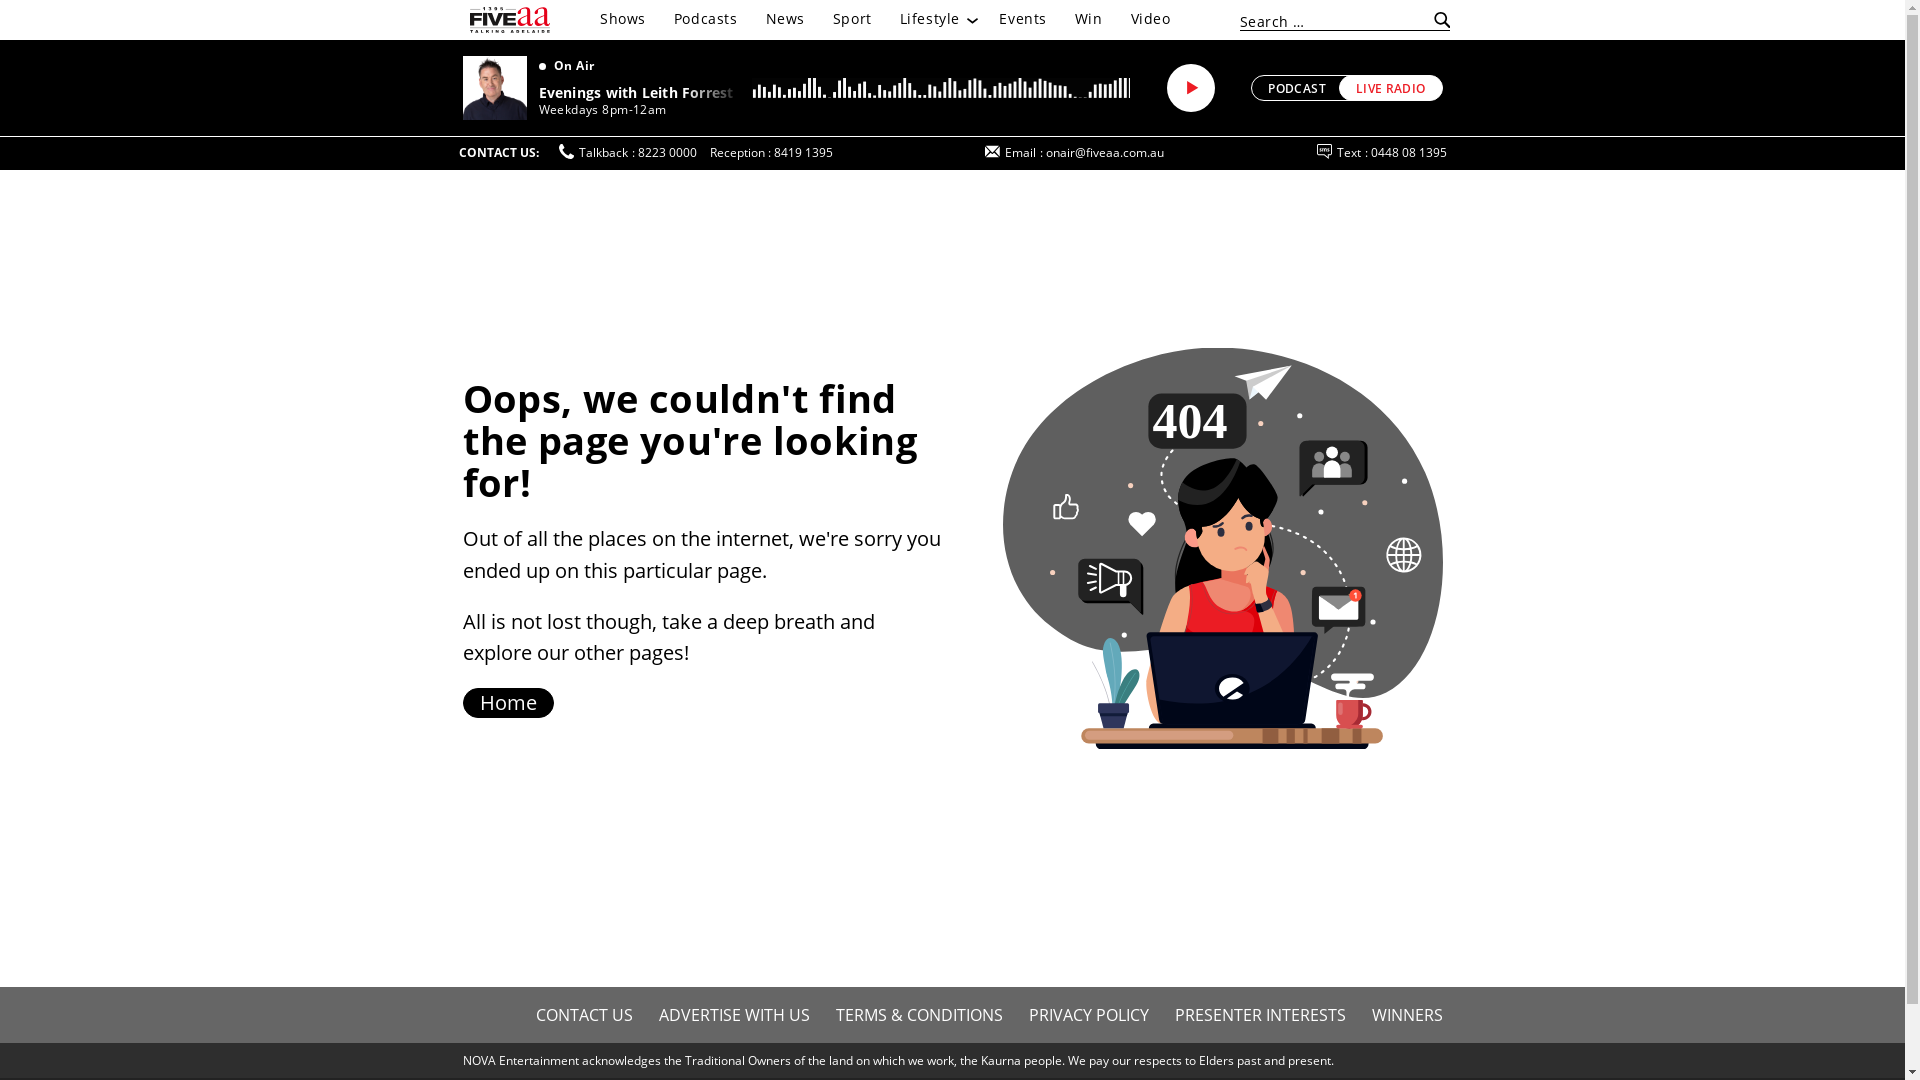  I want to click on 'News', so click(784, 19).